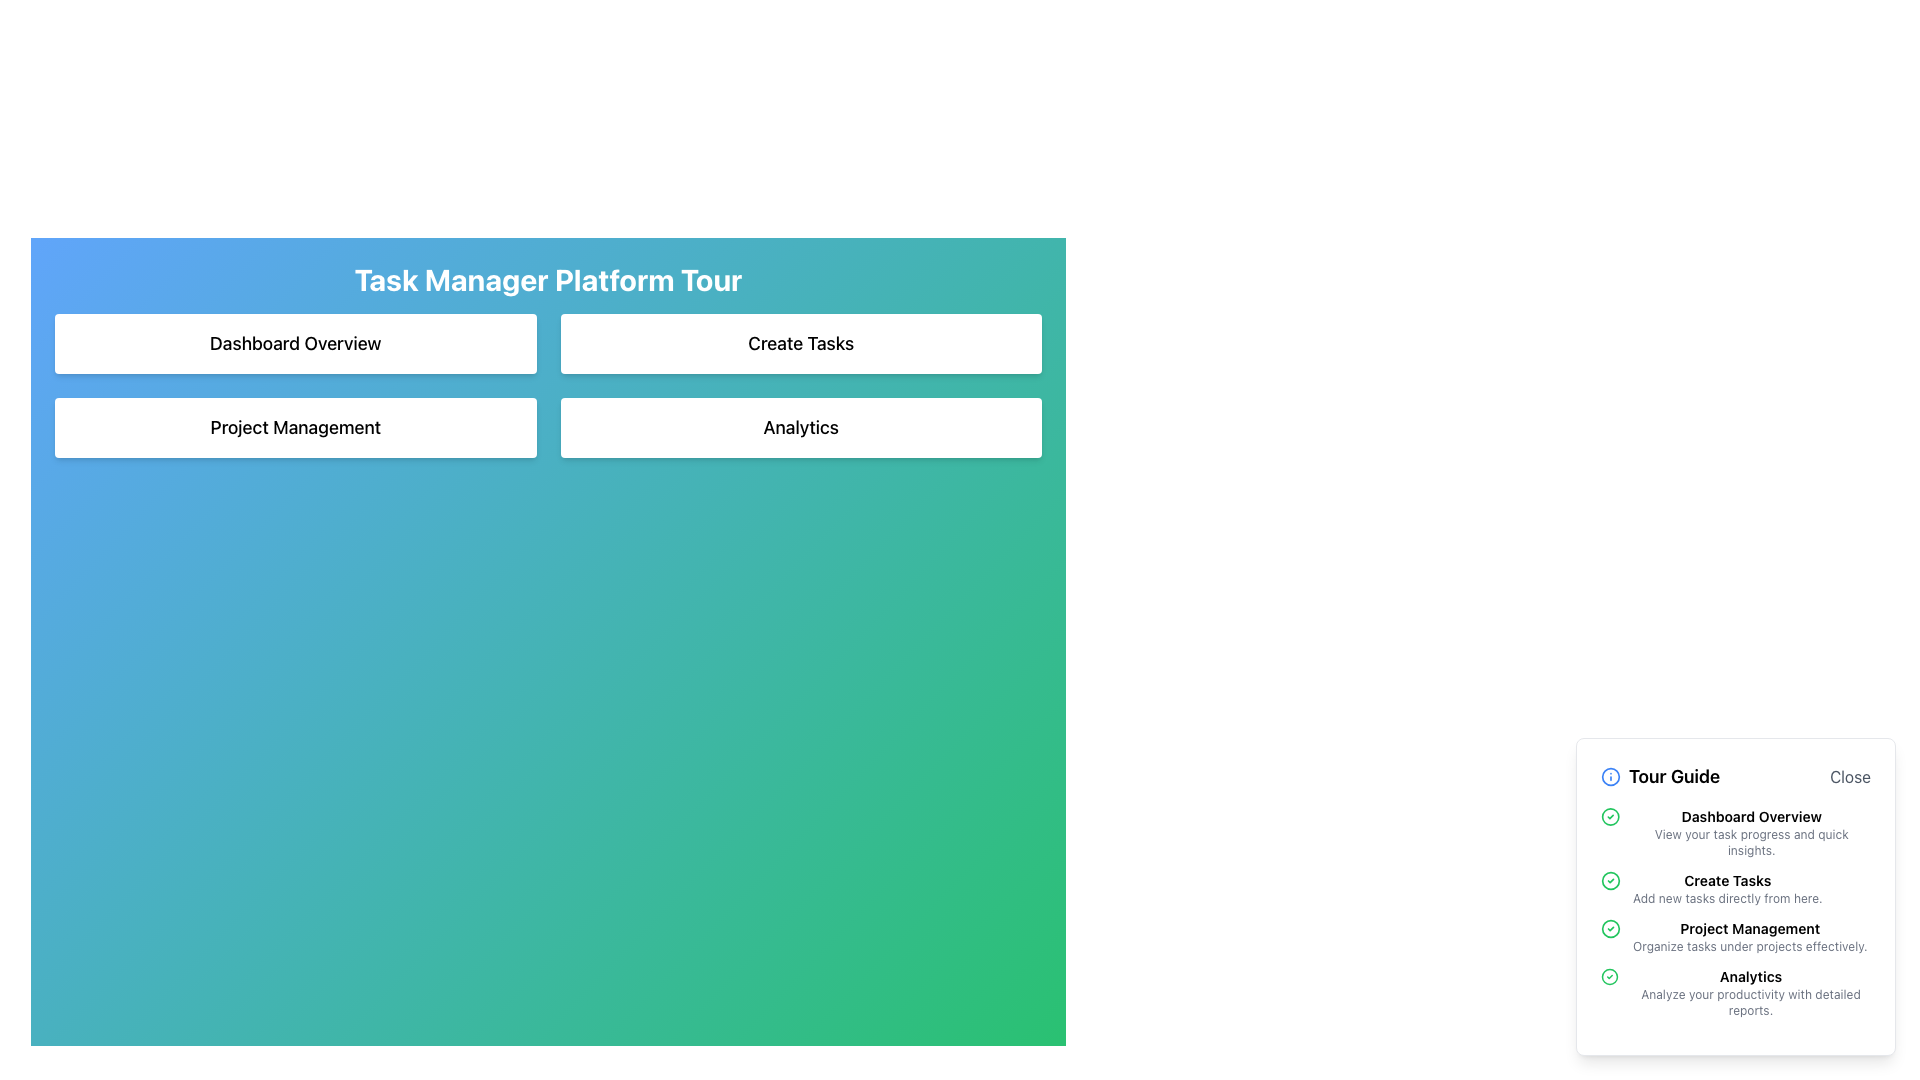 The height and width of the screenshot is (1080, 1920). Describe the element at coordinates (1735, 937) in the screenshot. I see `the 'Project Management' list item in the 'Tour Guide' section, which is the third item in the vertical list, located between 'Create Tasks' and 'Analytics'` at that location.